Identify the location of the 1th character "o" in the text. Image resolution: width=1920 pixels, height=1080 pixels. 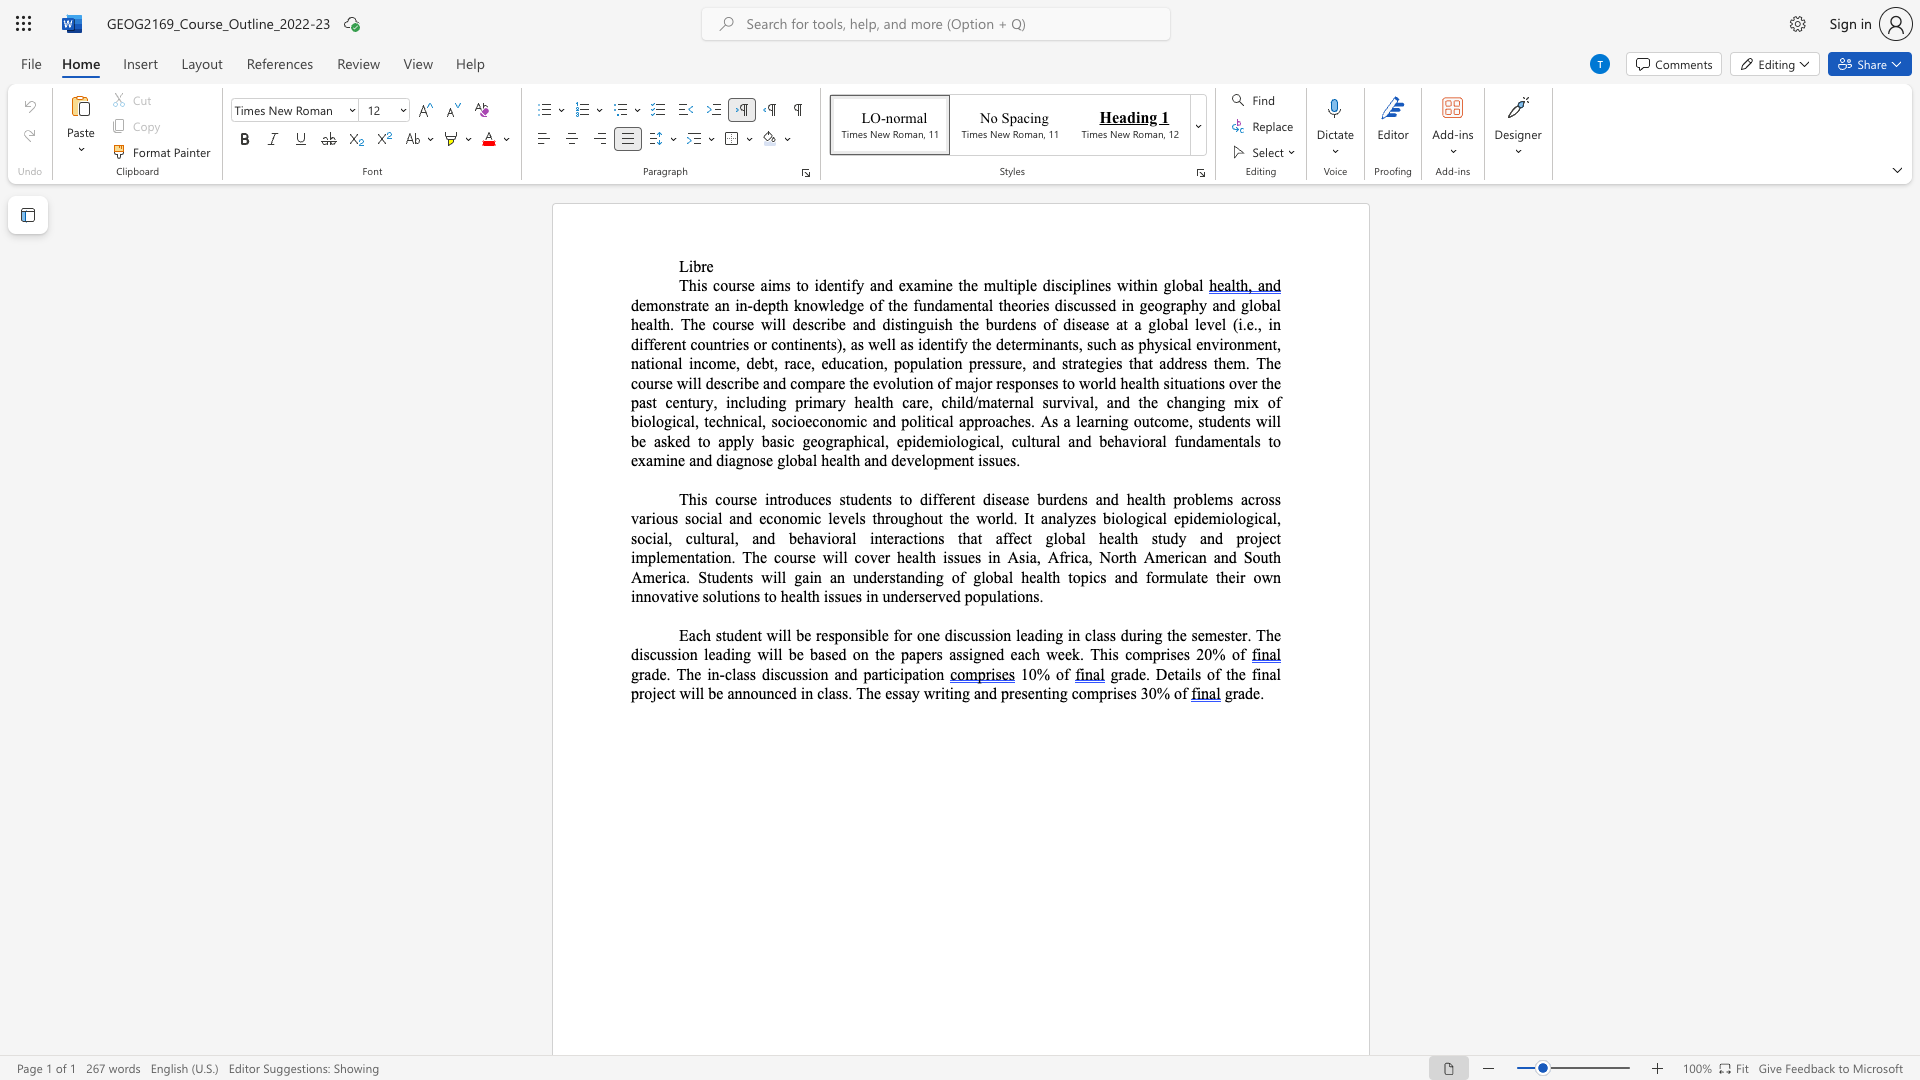
(781, 343).